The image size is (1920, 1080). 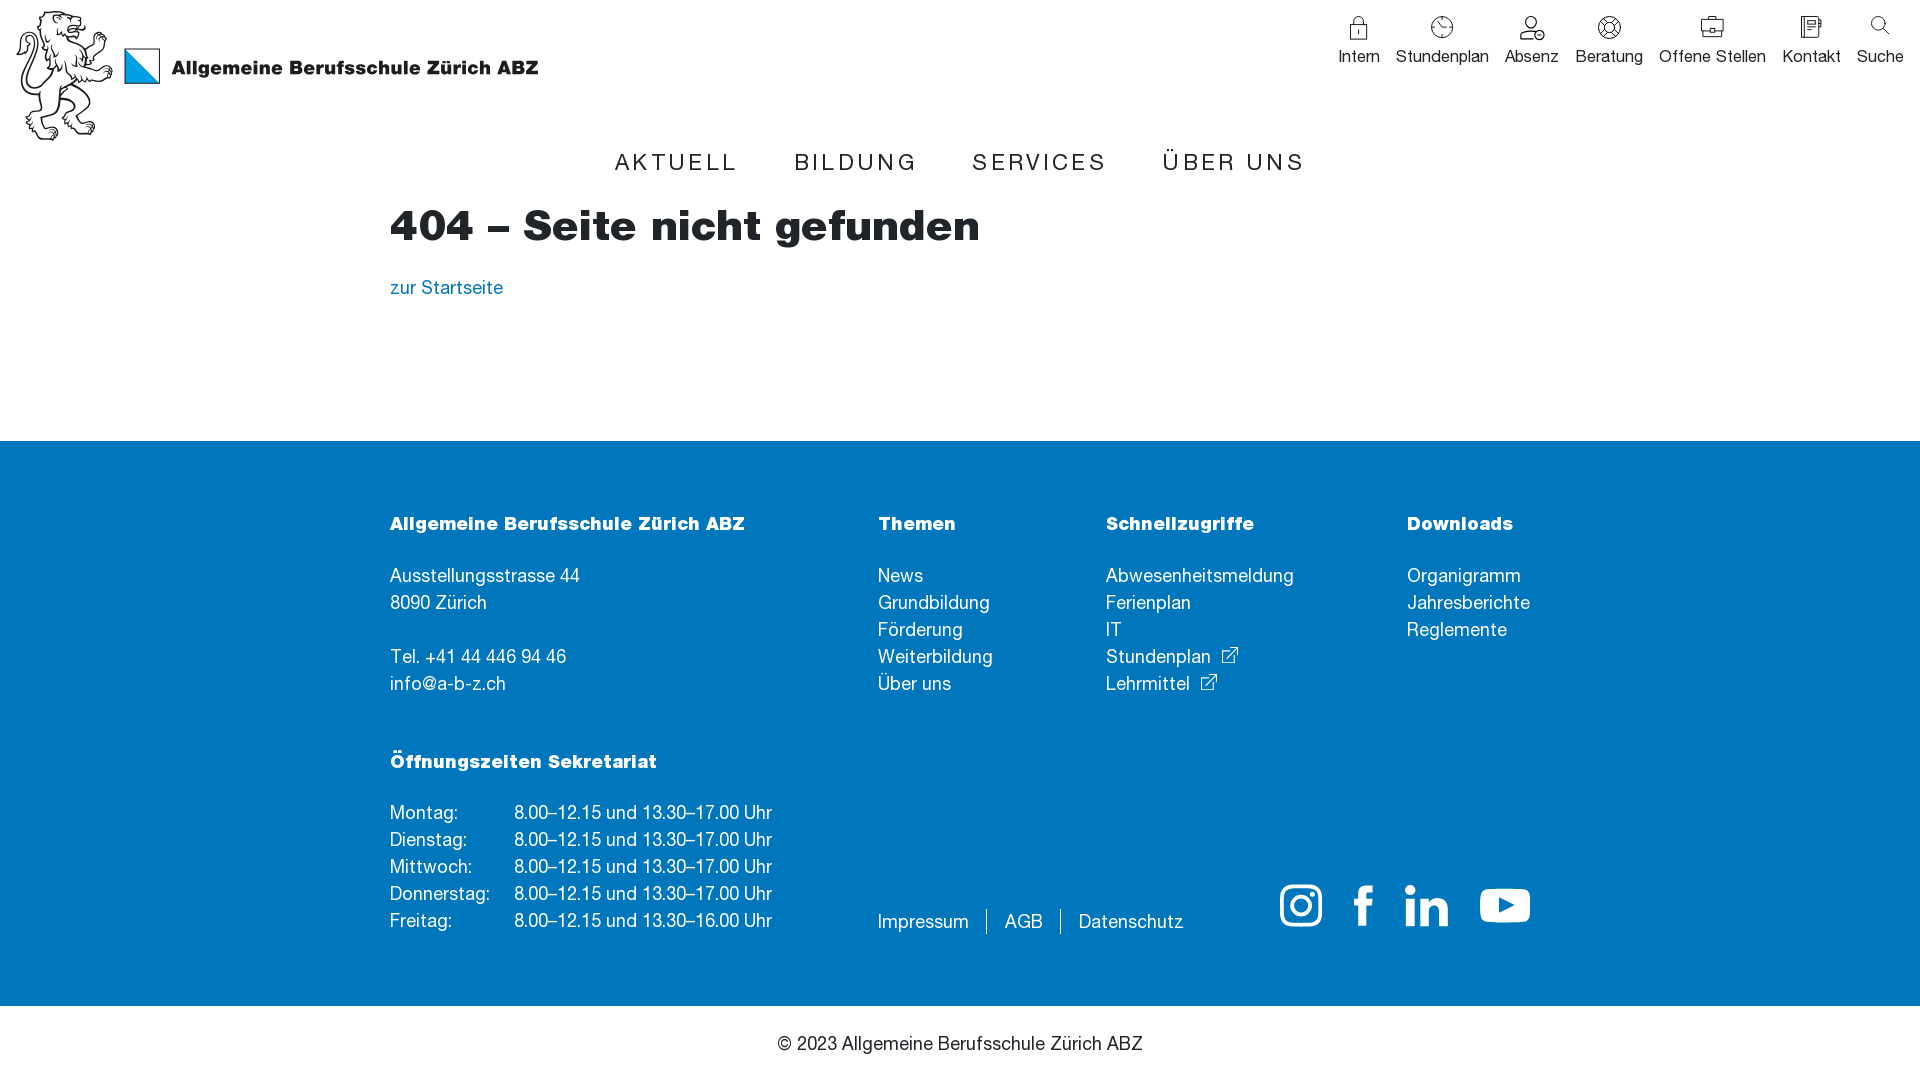 I want to click on 'zur Startseite', so click(x=445, y=286).